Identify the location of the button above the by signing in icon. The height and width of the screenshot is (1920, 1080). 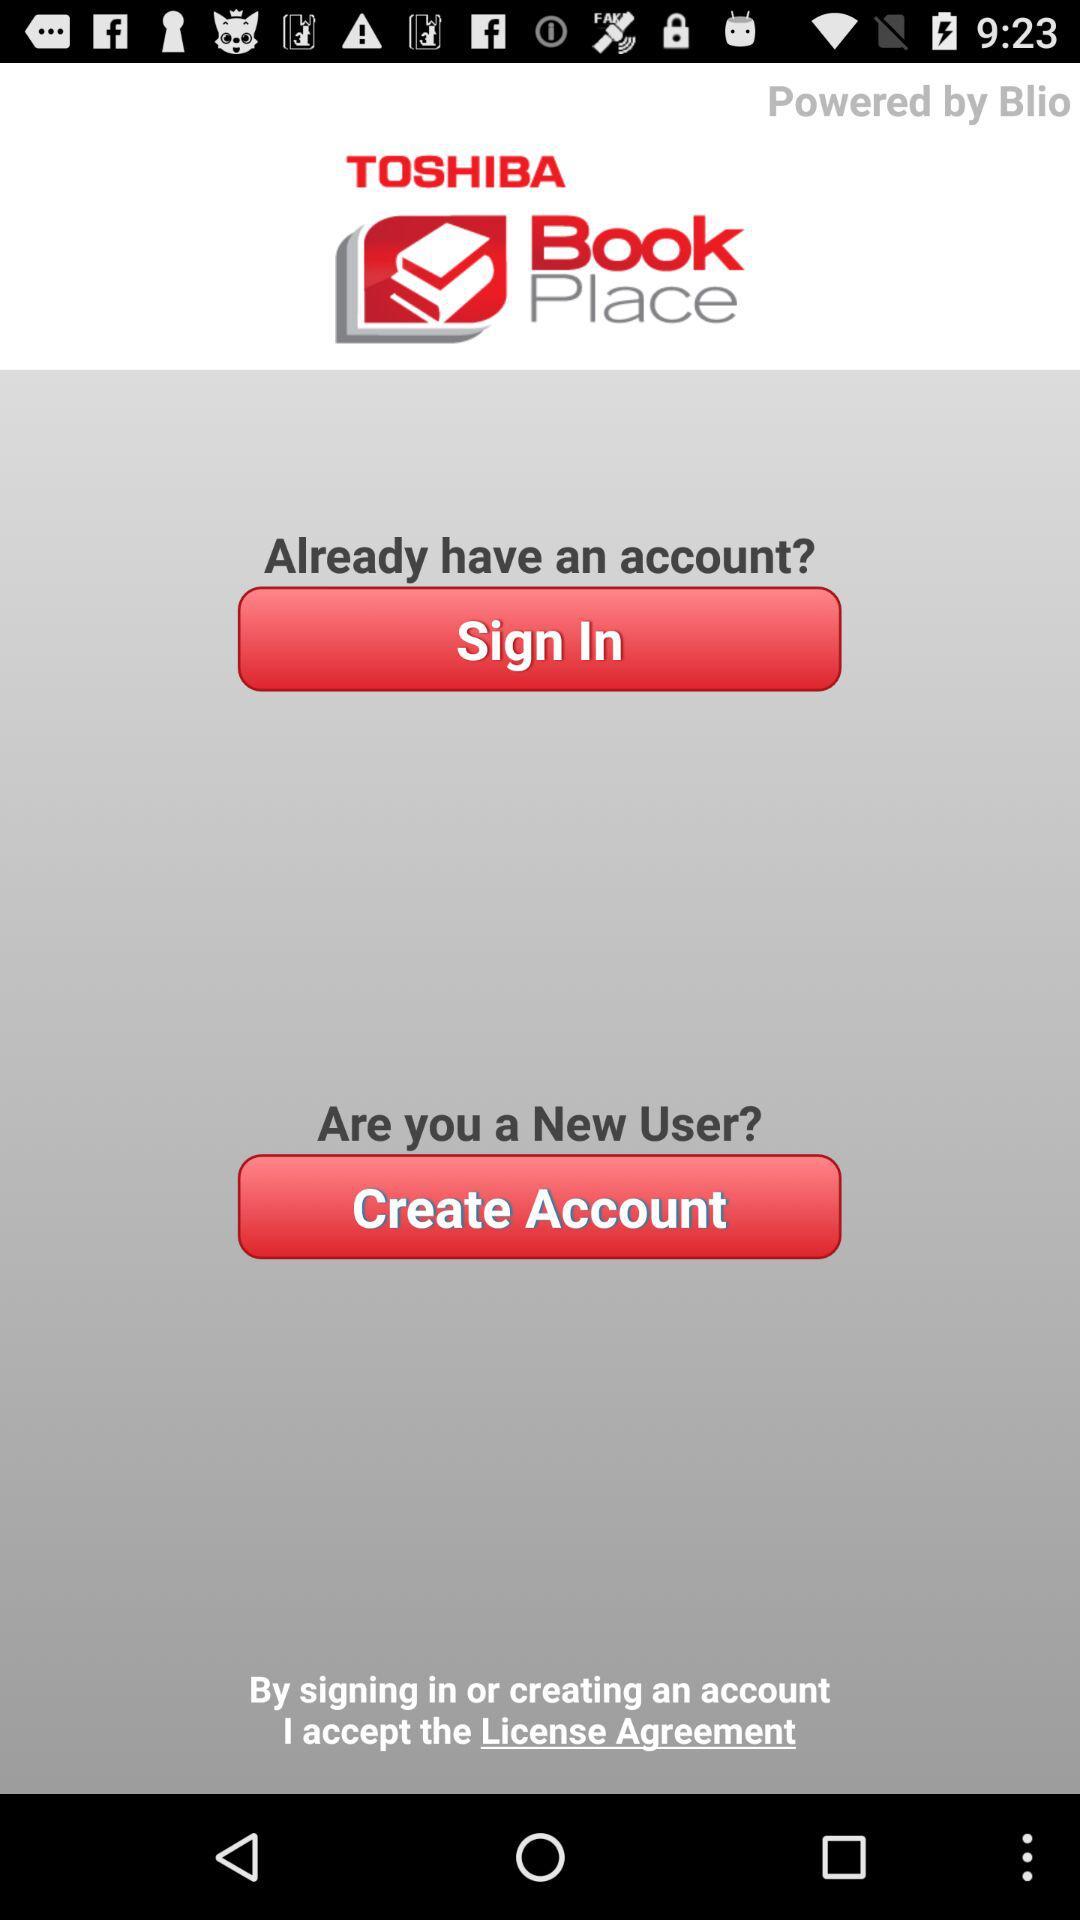
(538, 1205).